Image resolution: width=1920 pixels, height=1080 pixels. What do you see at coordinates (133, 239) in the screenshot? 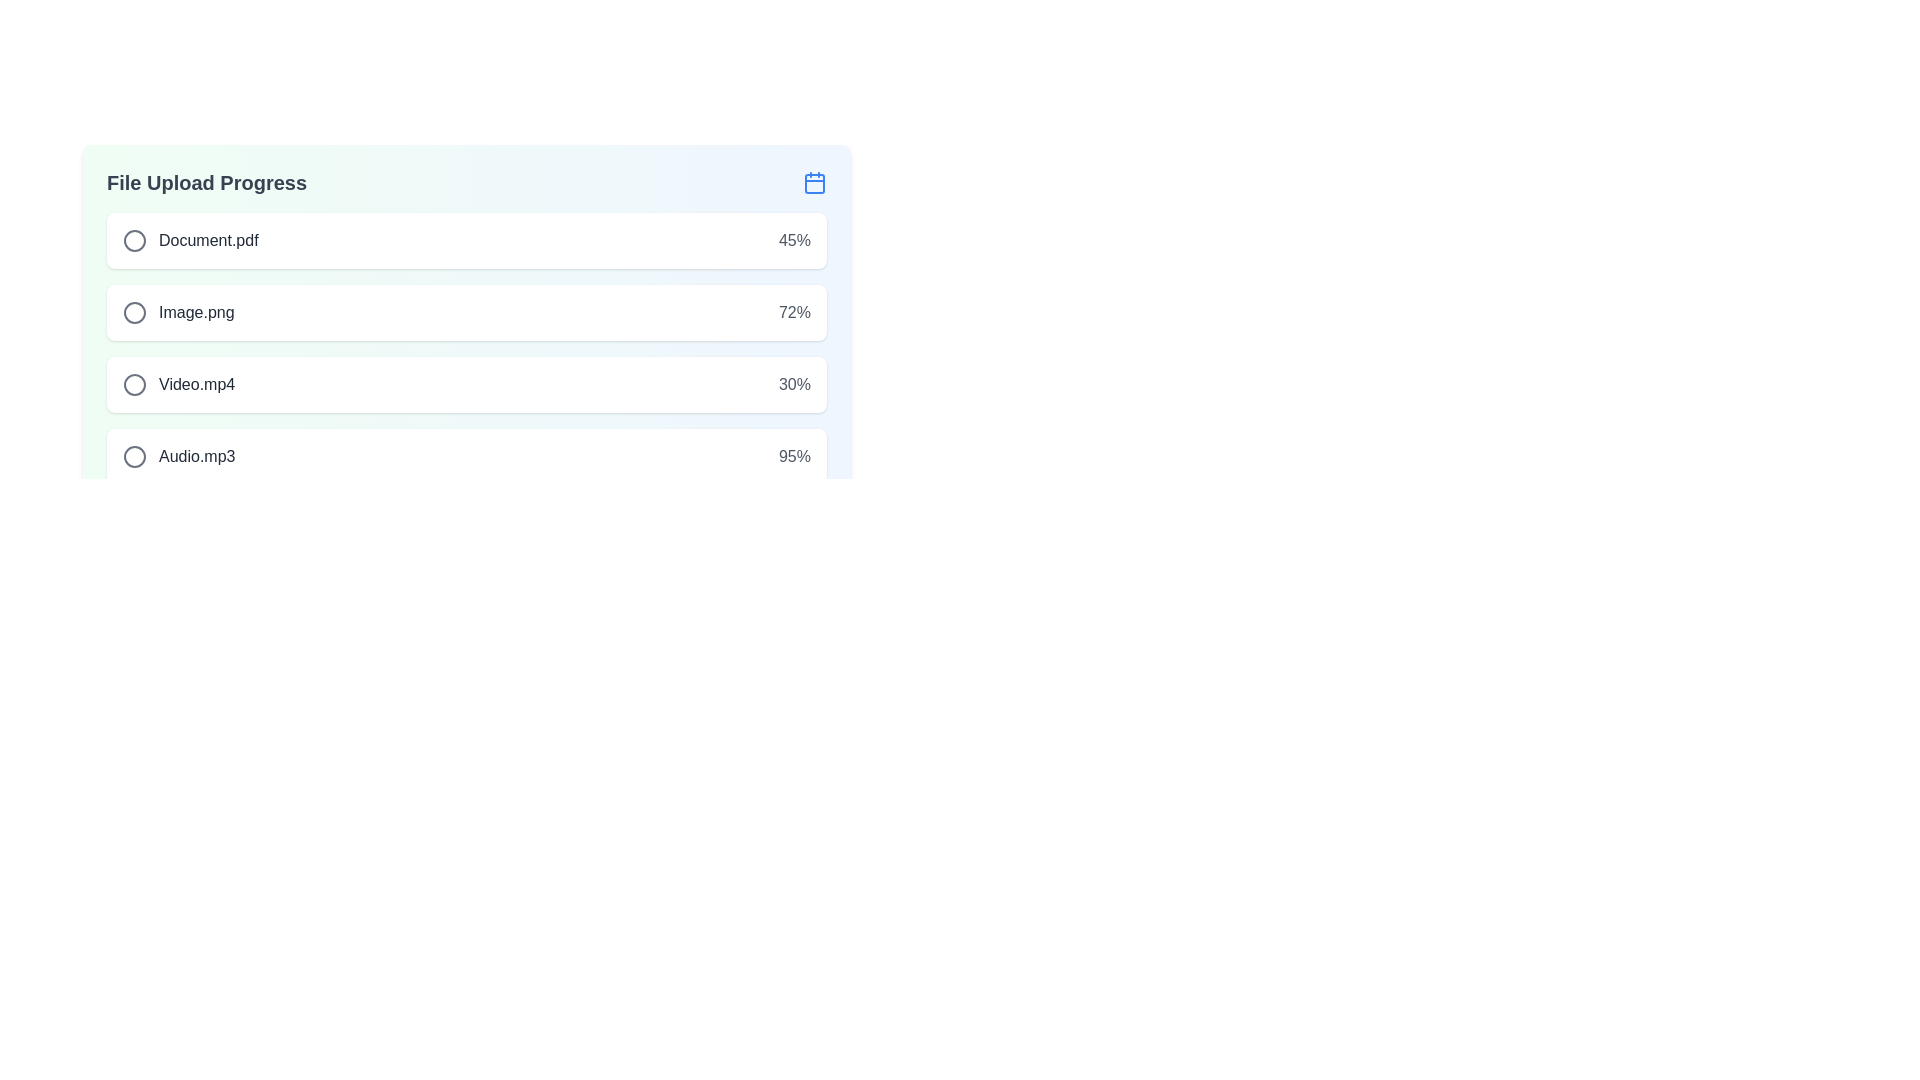
I see `the selection indicator (radio button) for 'Document.pdf' located at the far left of the item row in the 'File Upload Progress' interface` at bounding box center [133, 239].